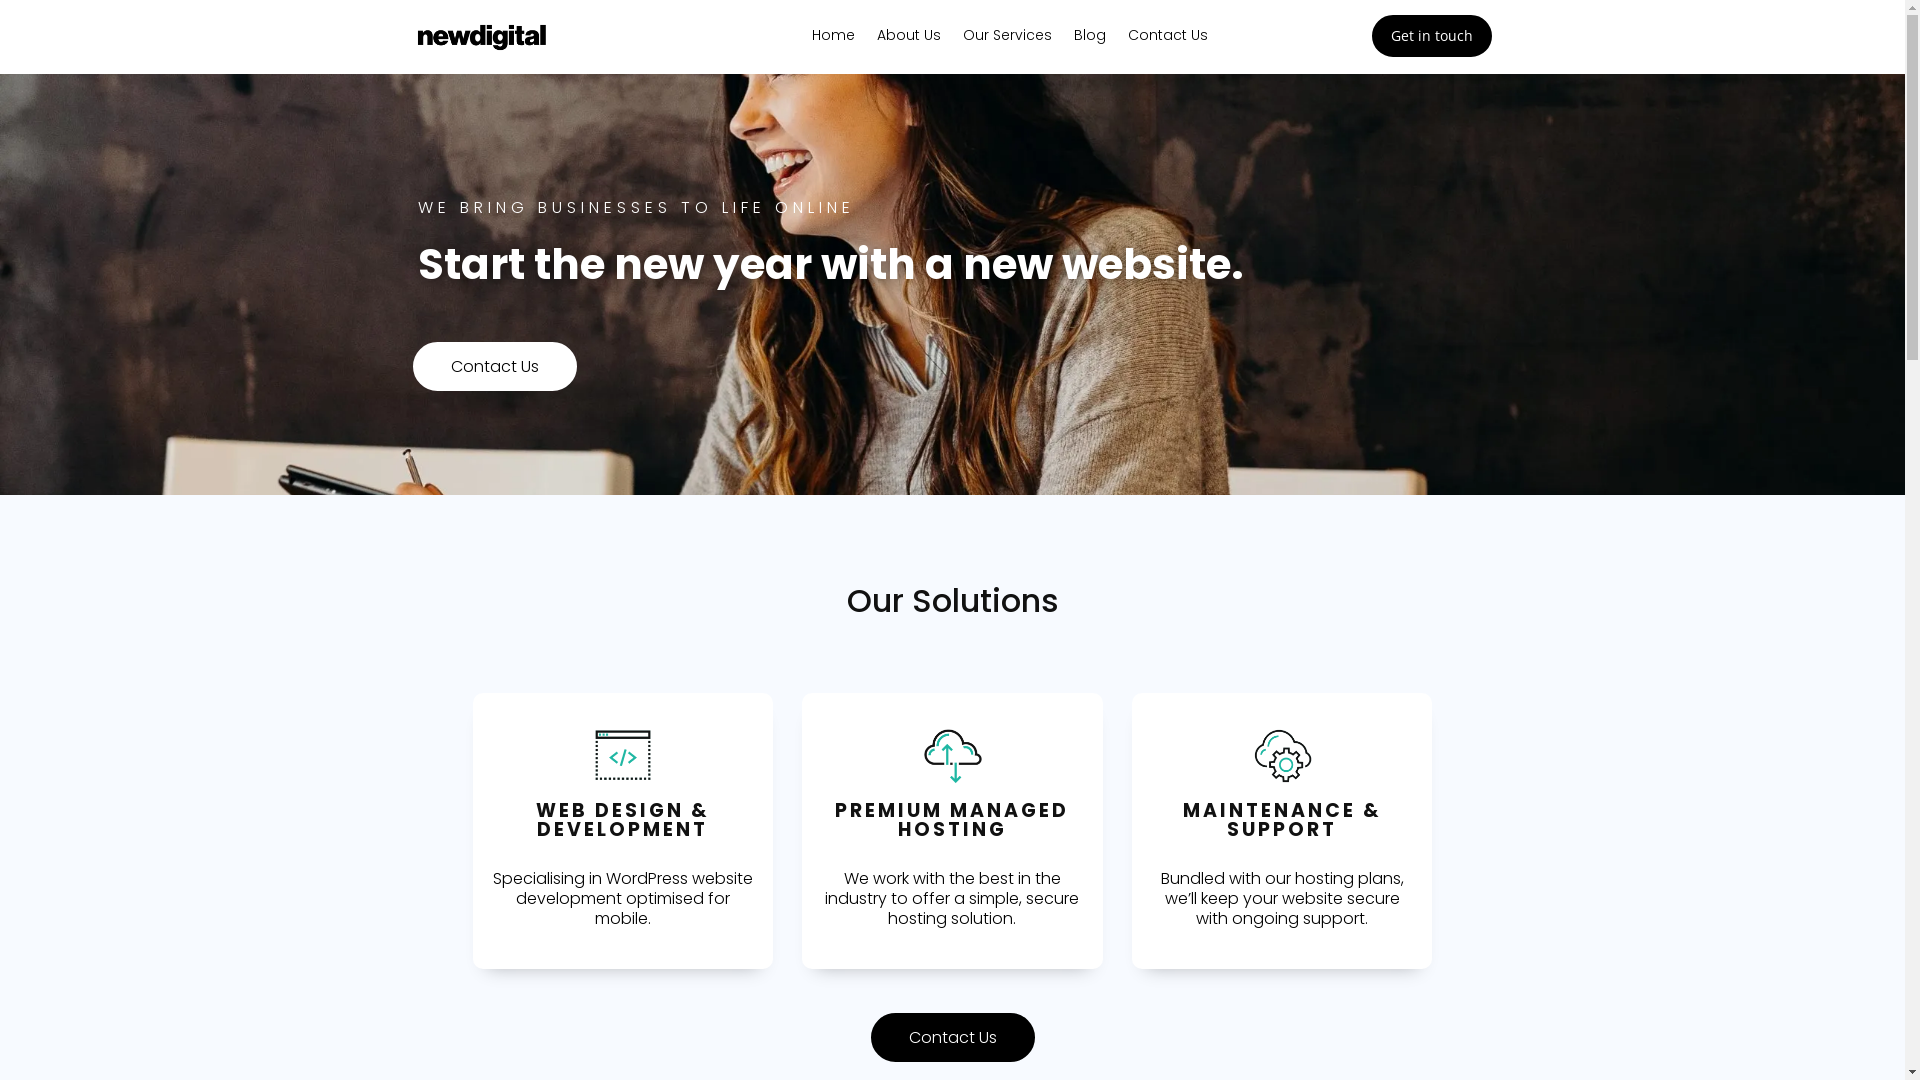 The height and width of the screenshot is (1080, 1920). What do you see at coordinates (963, 38) in the screenshot?
I see `'Our Services'` at bounding box center [963, 38].